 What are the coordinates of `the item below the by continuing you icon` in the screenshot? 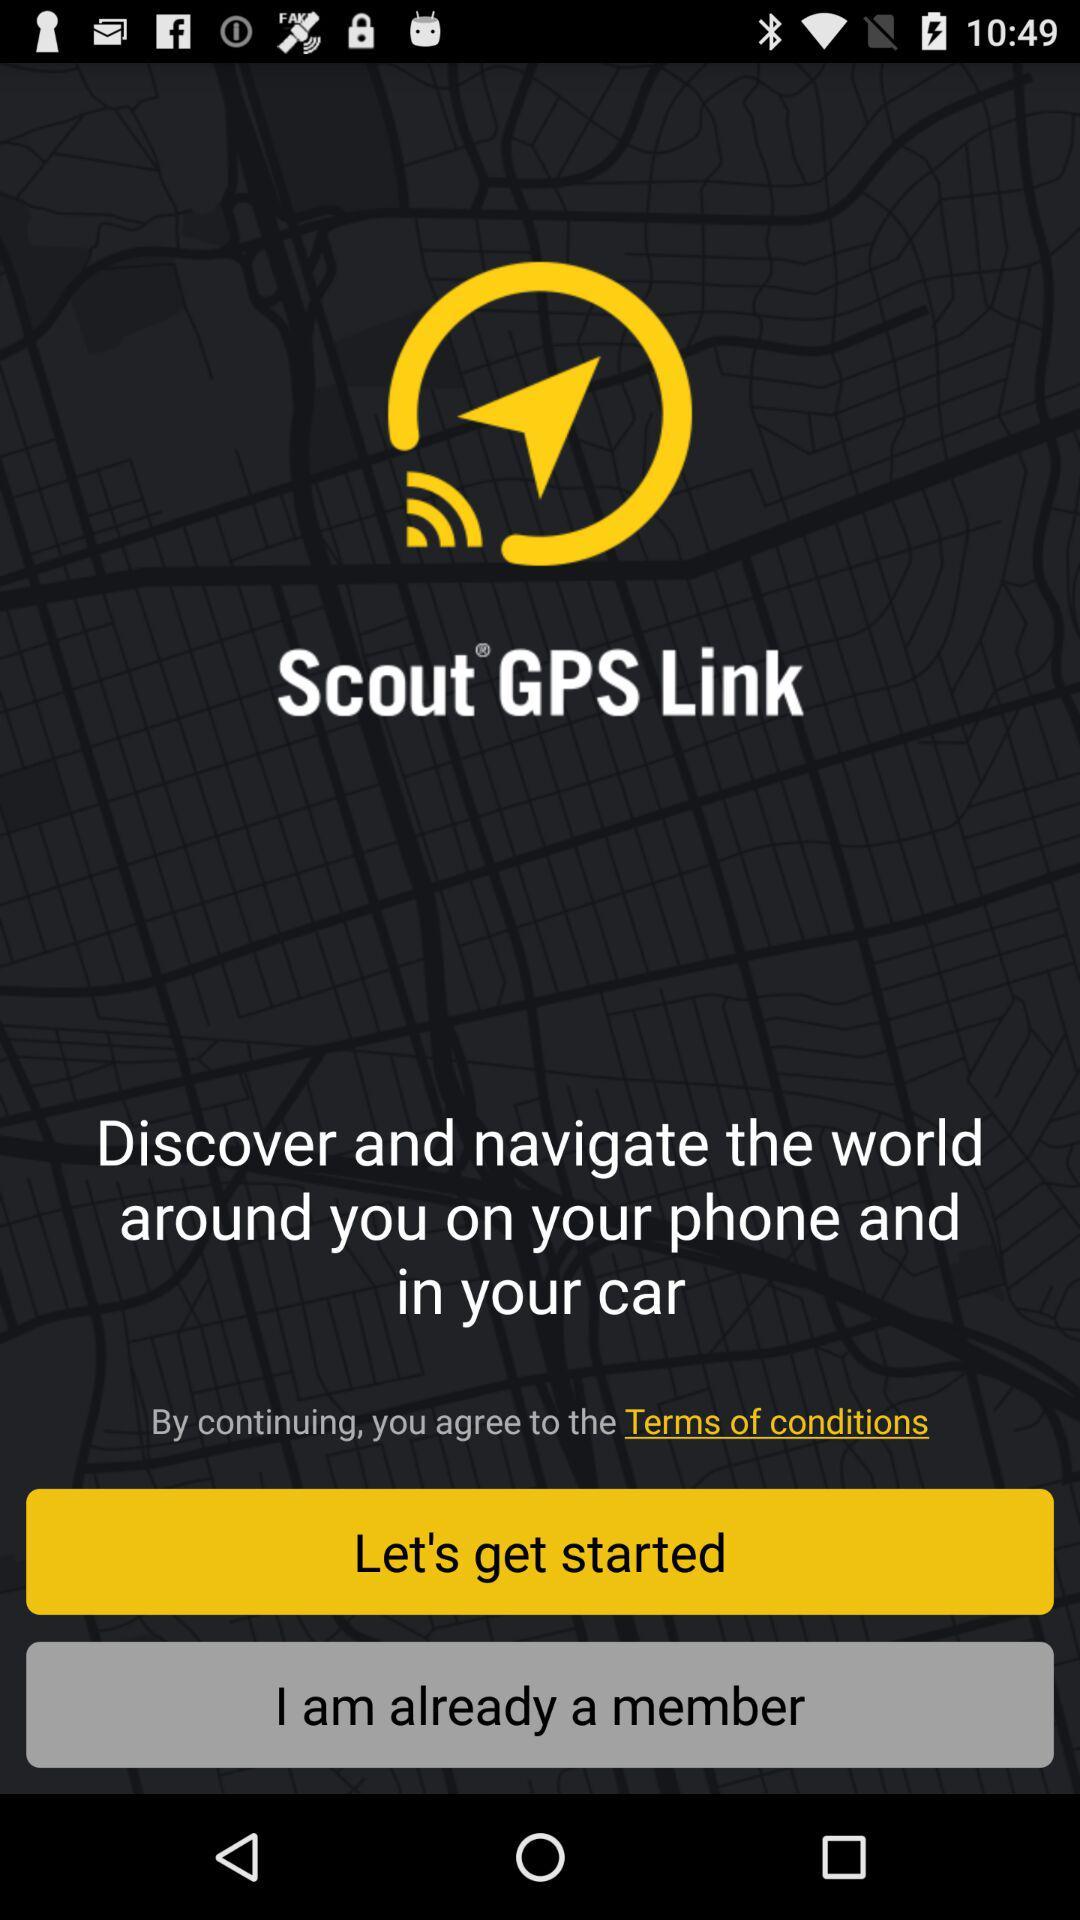 It's located at (540, 1550).